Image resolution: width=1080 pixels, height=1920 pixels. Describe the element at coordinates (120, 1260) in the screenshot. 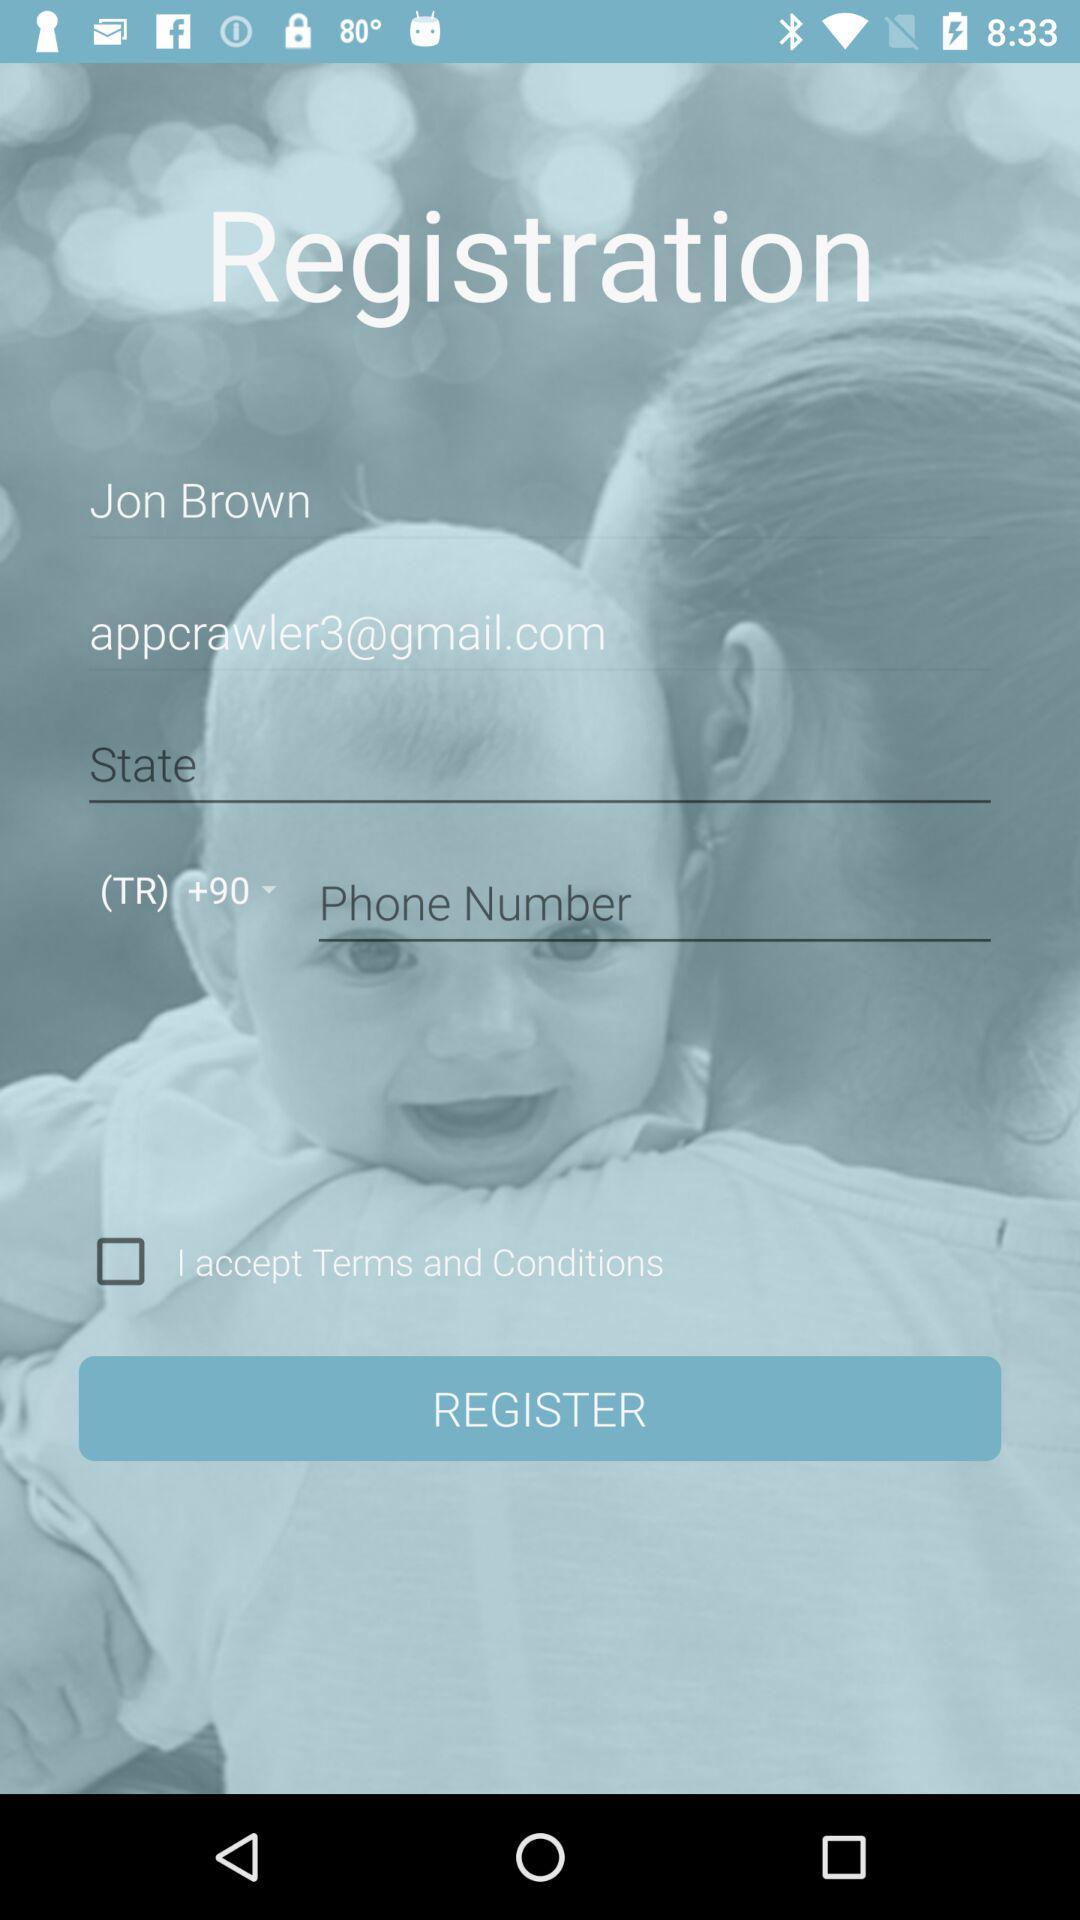

I see `the icon below the (tr)  +90 icon` at that location.